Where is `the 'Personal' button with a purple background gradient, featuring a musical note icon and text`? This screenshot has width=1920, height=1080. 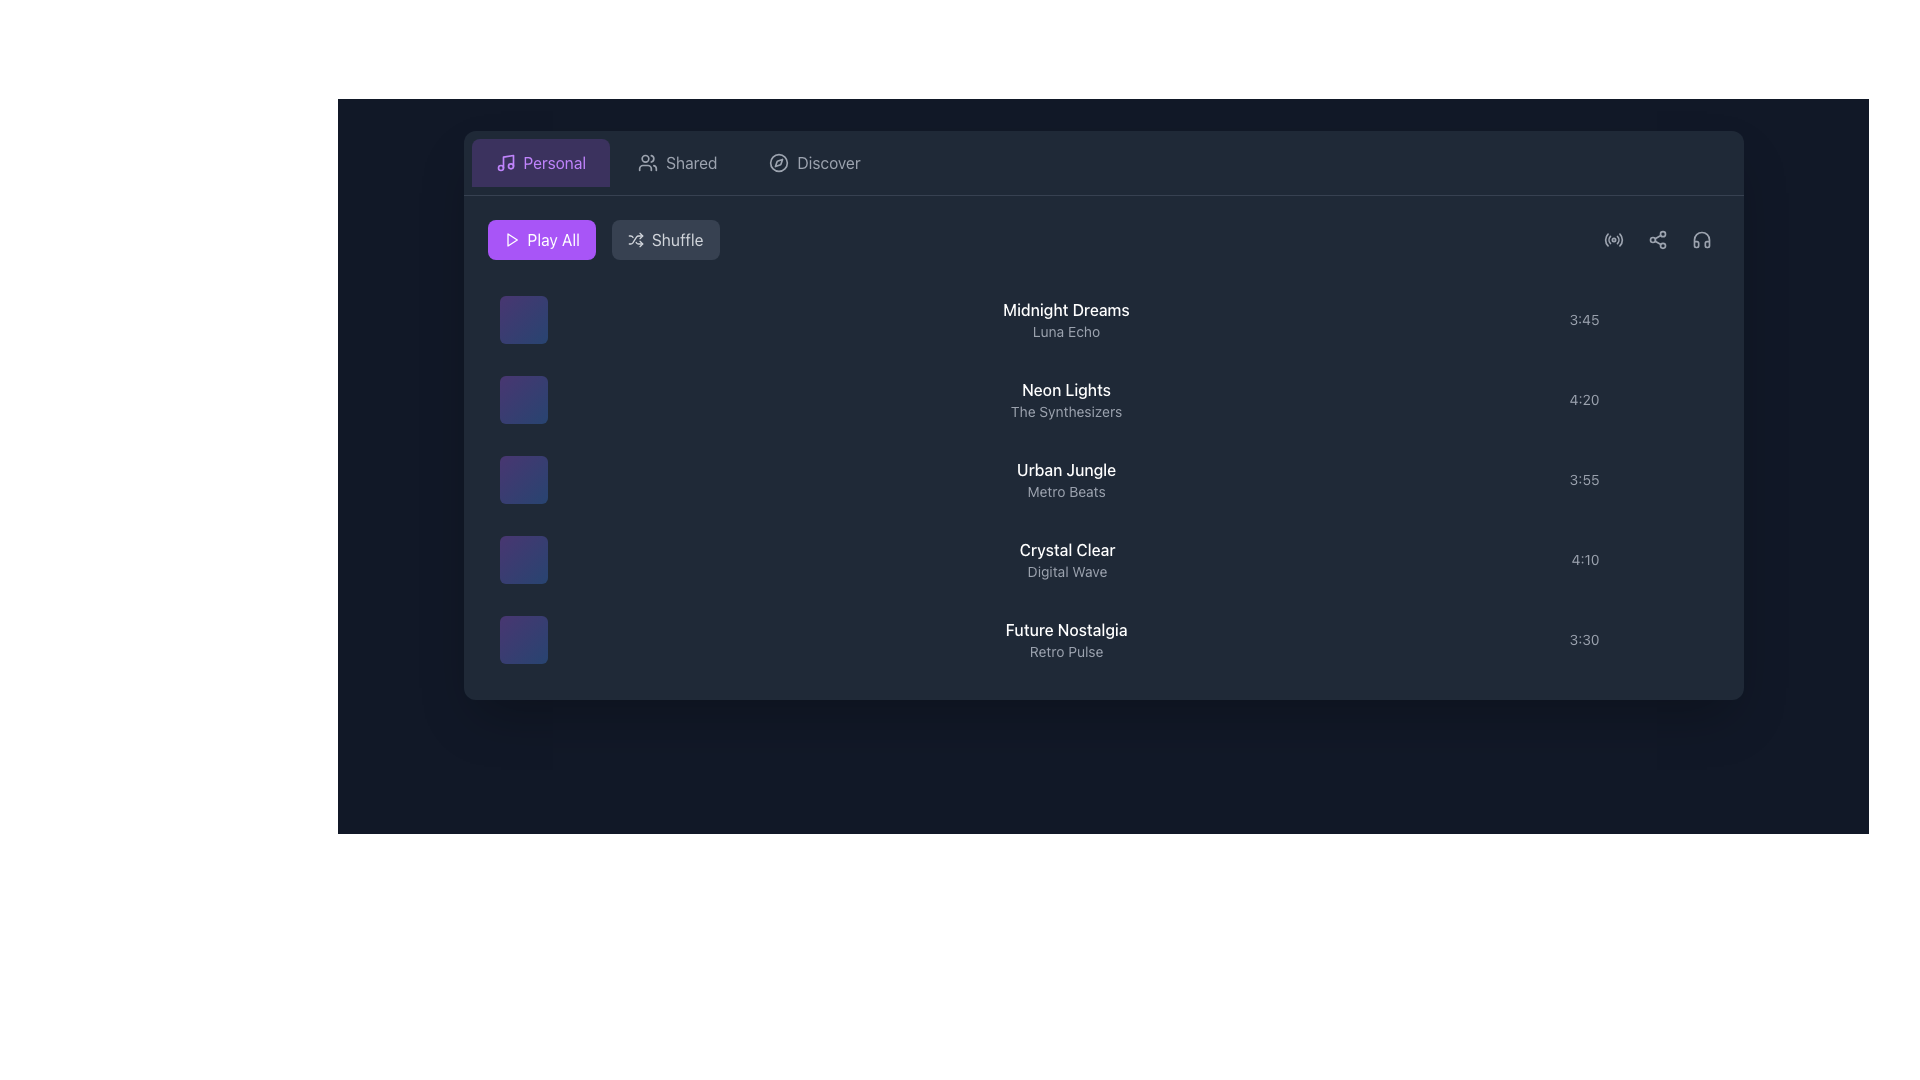 the 'Personal' button with a purple background gradient, featuring a musical note icon and text is located at coordinates (540, 161).